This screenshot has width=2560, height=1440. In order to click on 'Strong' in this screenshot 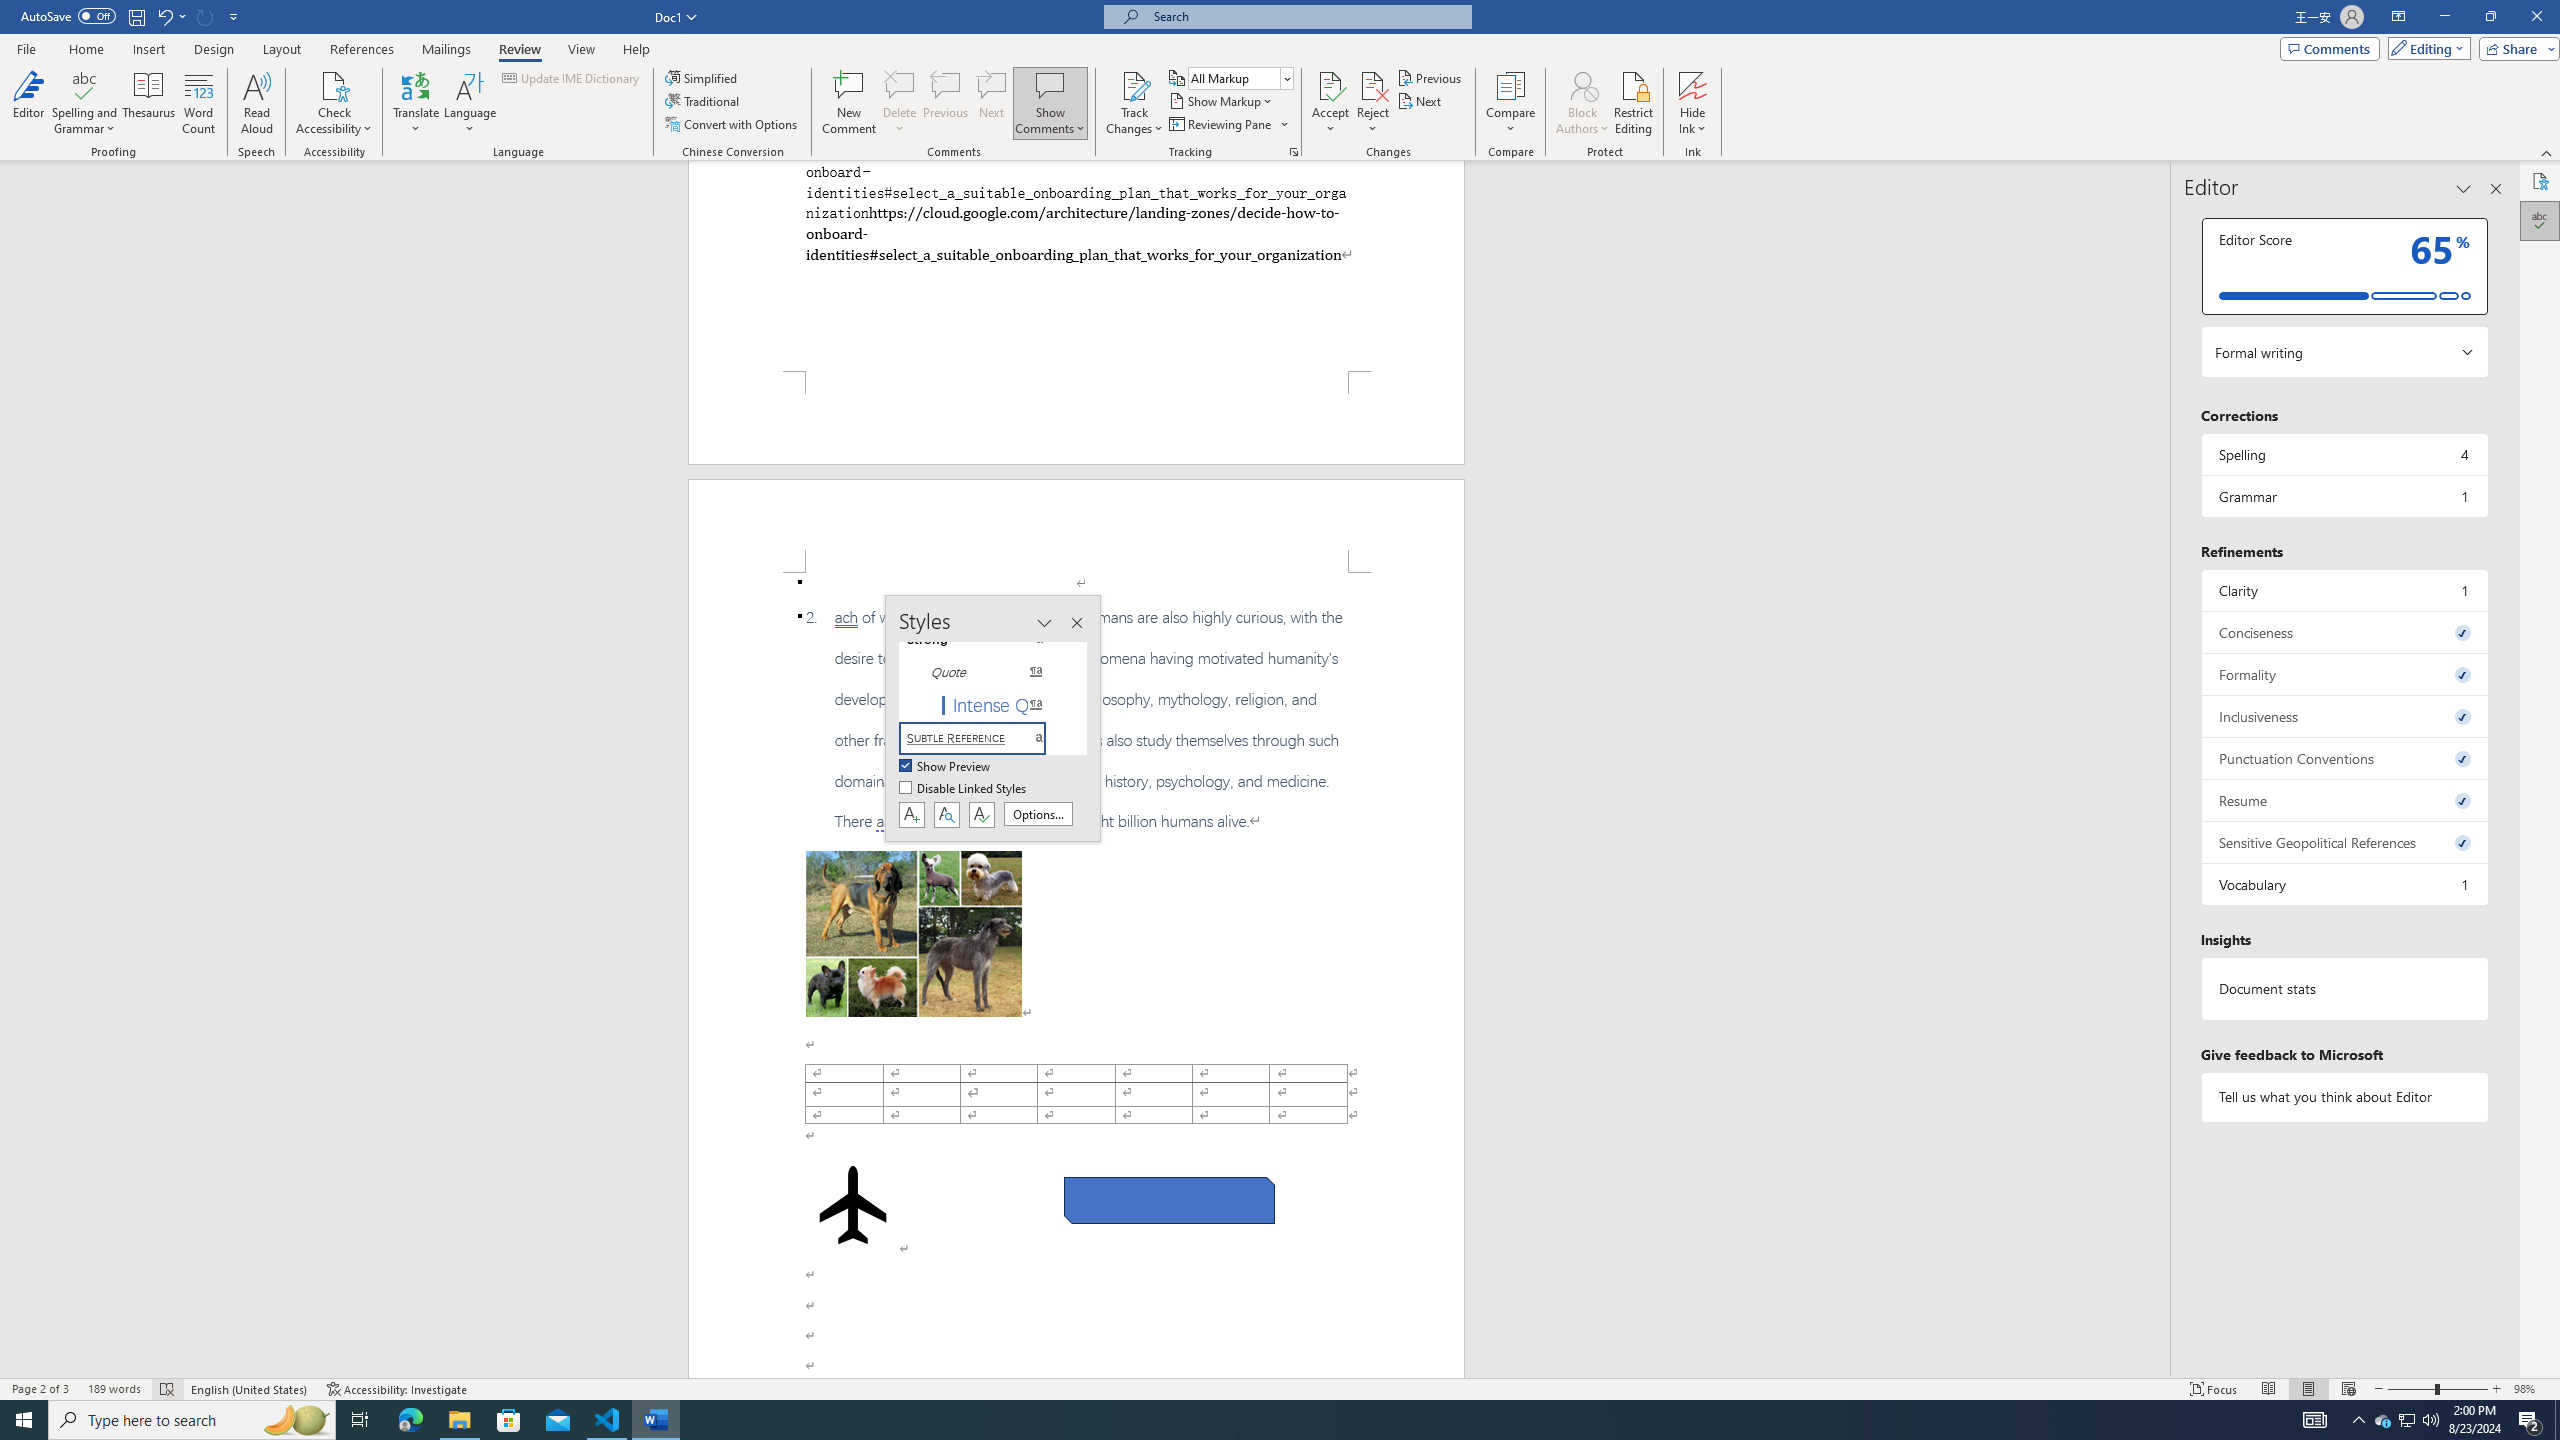, I will do `click(983, 639)`.